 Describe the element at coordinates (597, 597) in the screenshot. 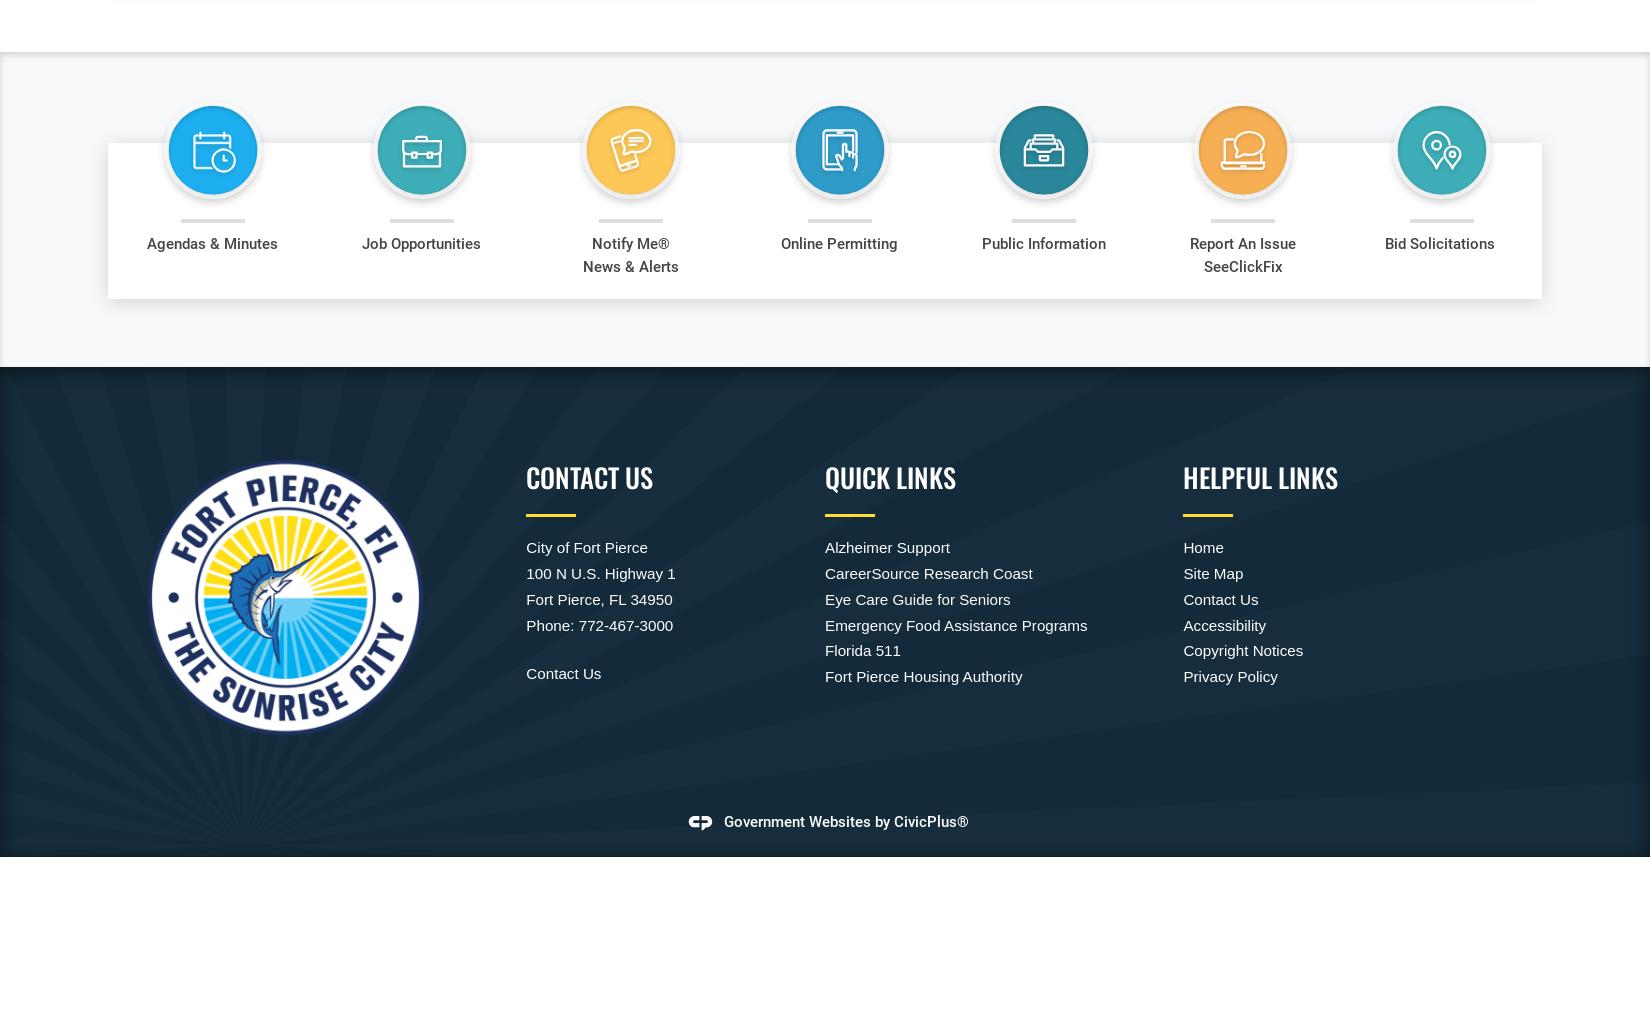

I see `'Fort Pierce, FL 34950'` at that location.